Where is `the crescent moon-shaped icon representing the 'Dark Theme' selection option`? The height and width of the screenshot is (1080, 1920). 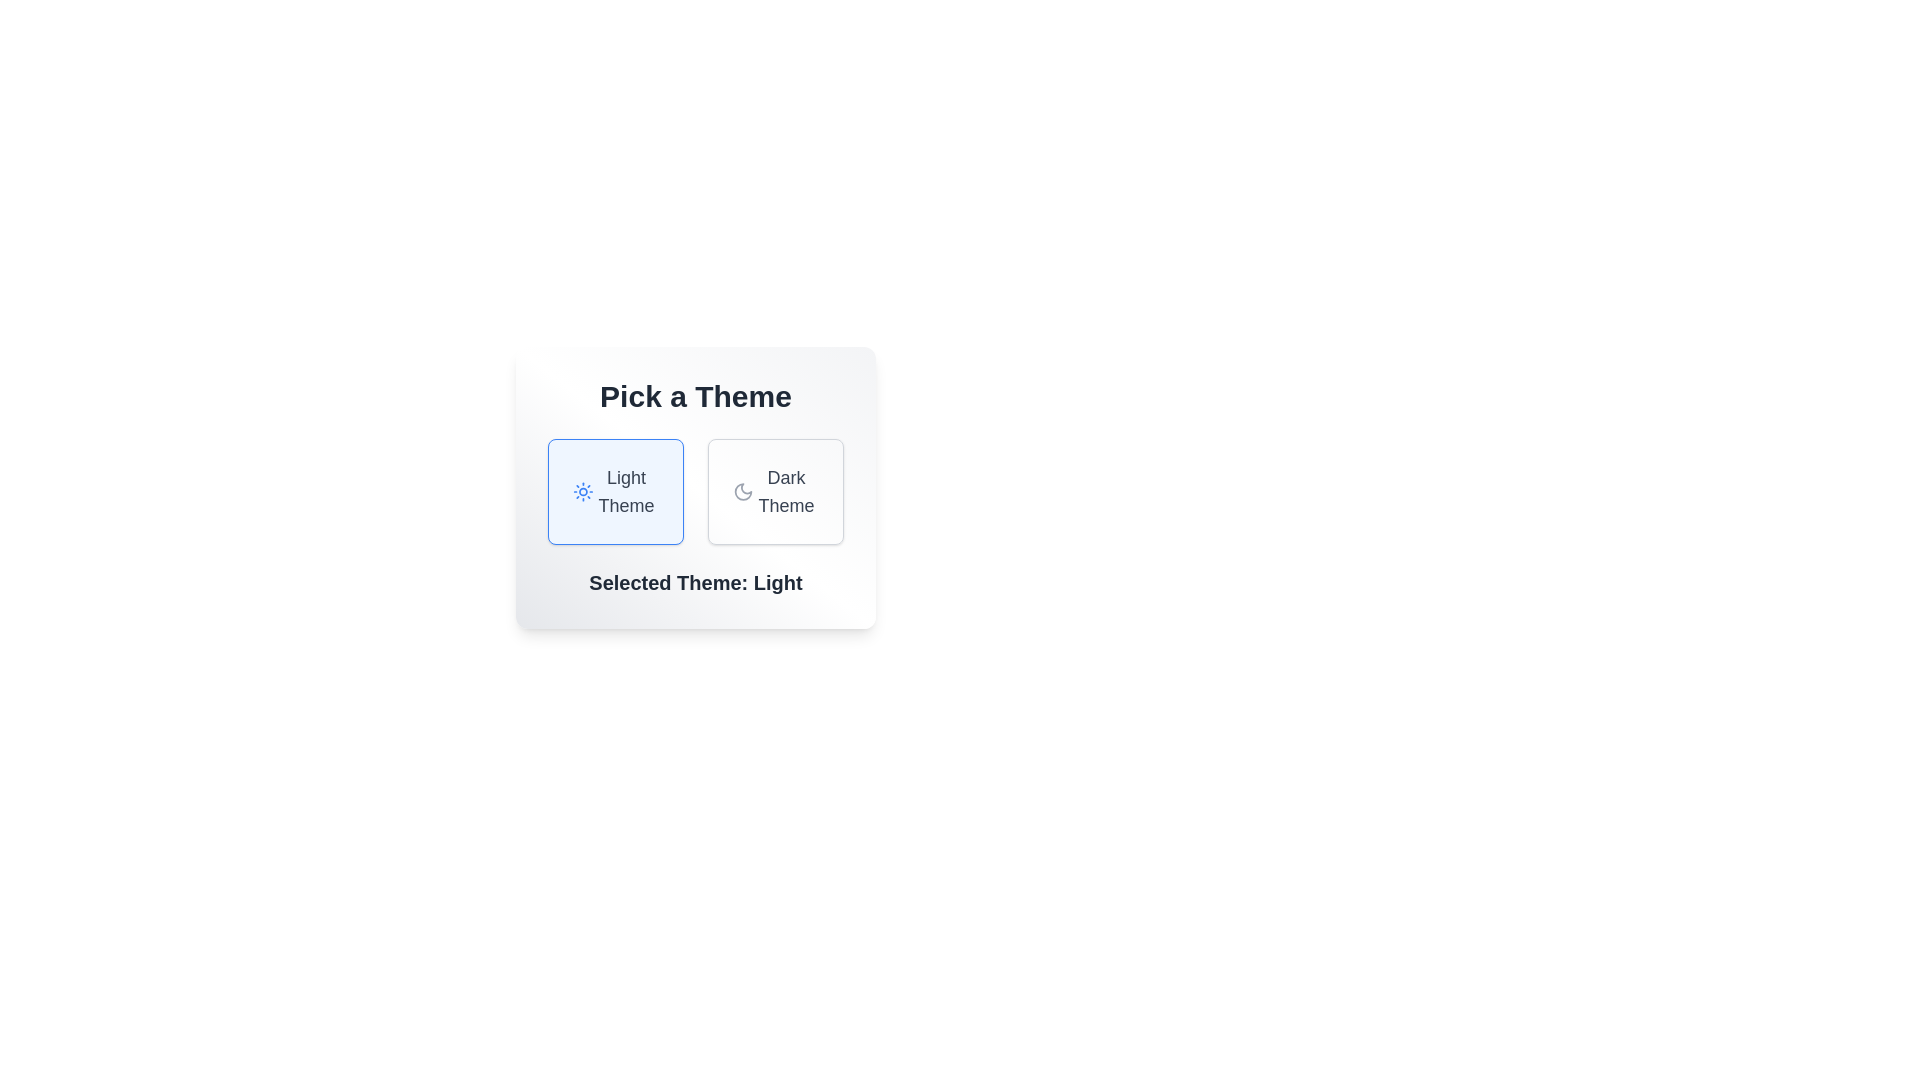 the crescent moon-shaped icon representing the 'Dark Theme' selection option is located at coordinates (742, 492).